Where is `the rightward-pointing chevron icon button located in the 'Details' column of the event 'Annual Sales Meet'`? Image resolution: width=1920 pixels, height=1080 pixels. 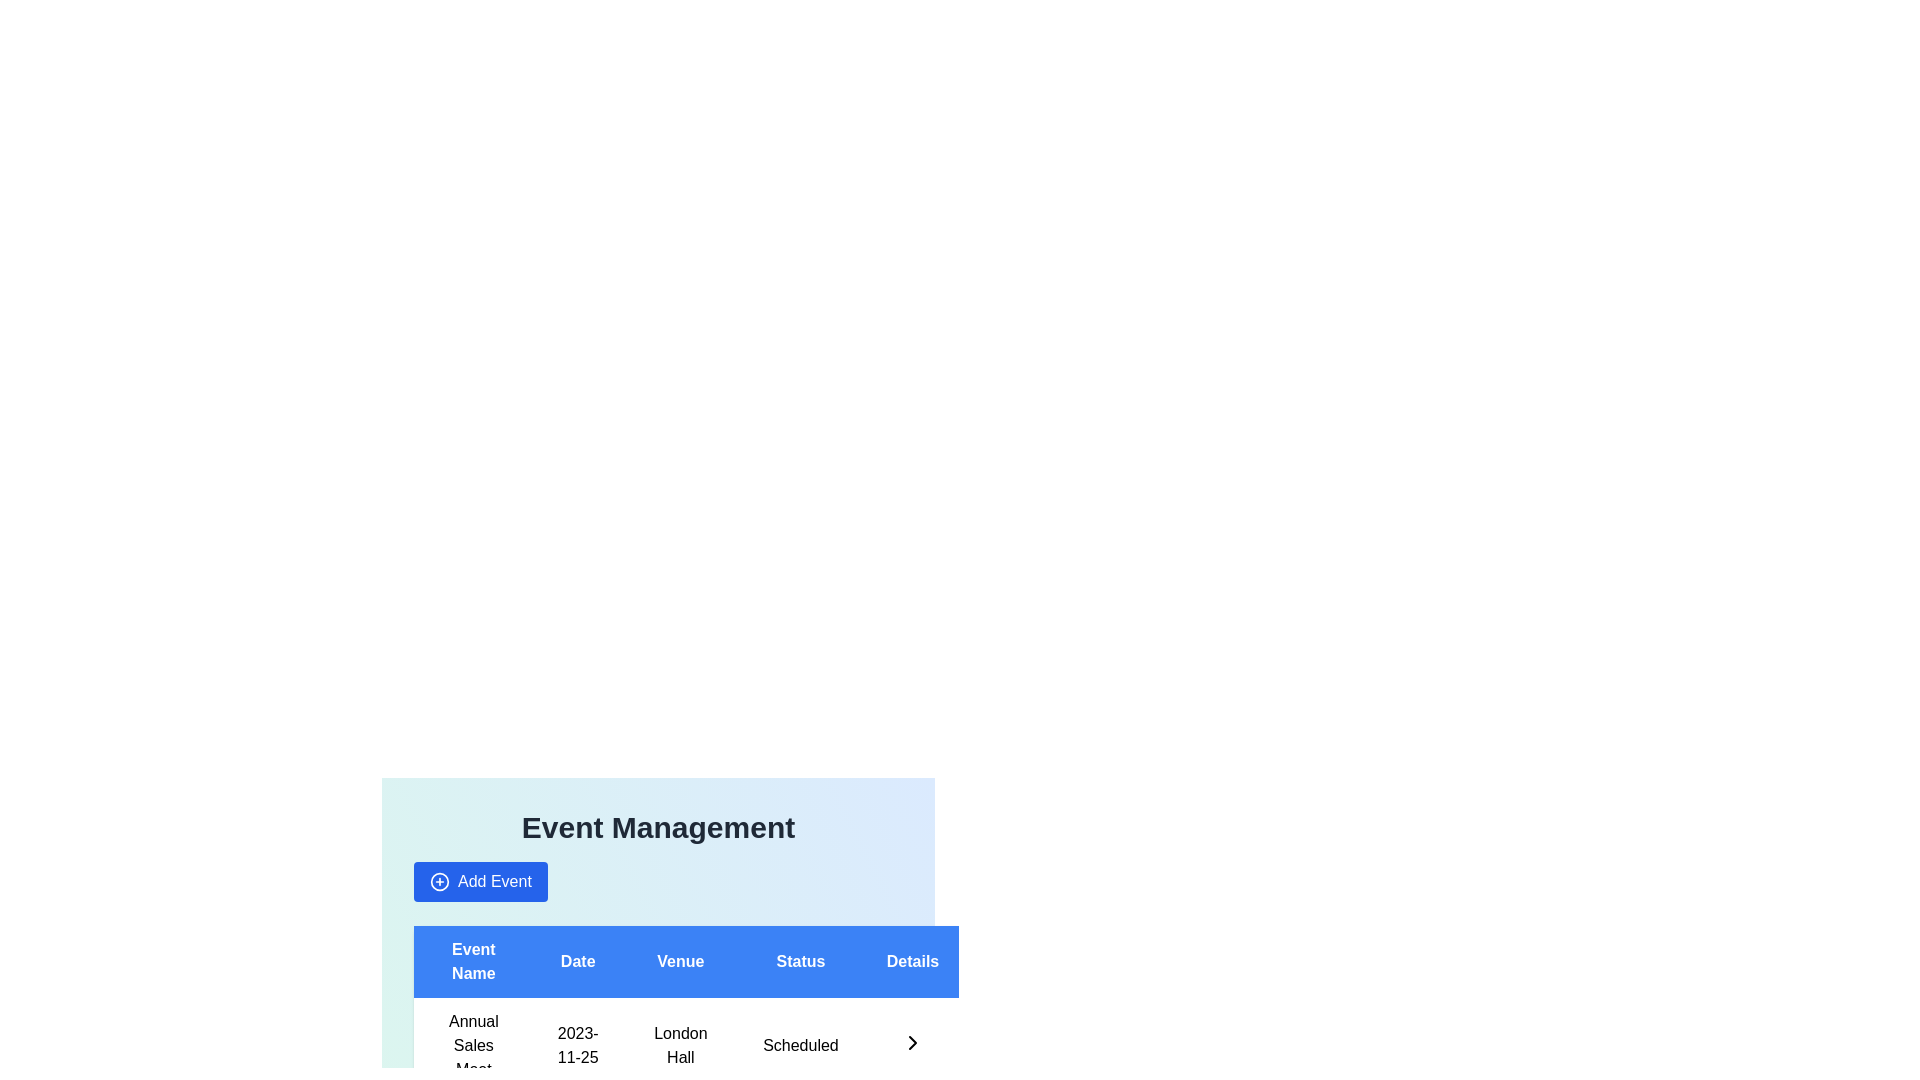
the rightward-pointing chevron icon button located in the 'Details' column of the event 'Annual Sales Meet' is located at coordinates (911, 1041).